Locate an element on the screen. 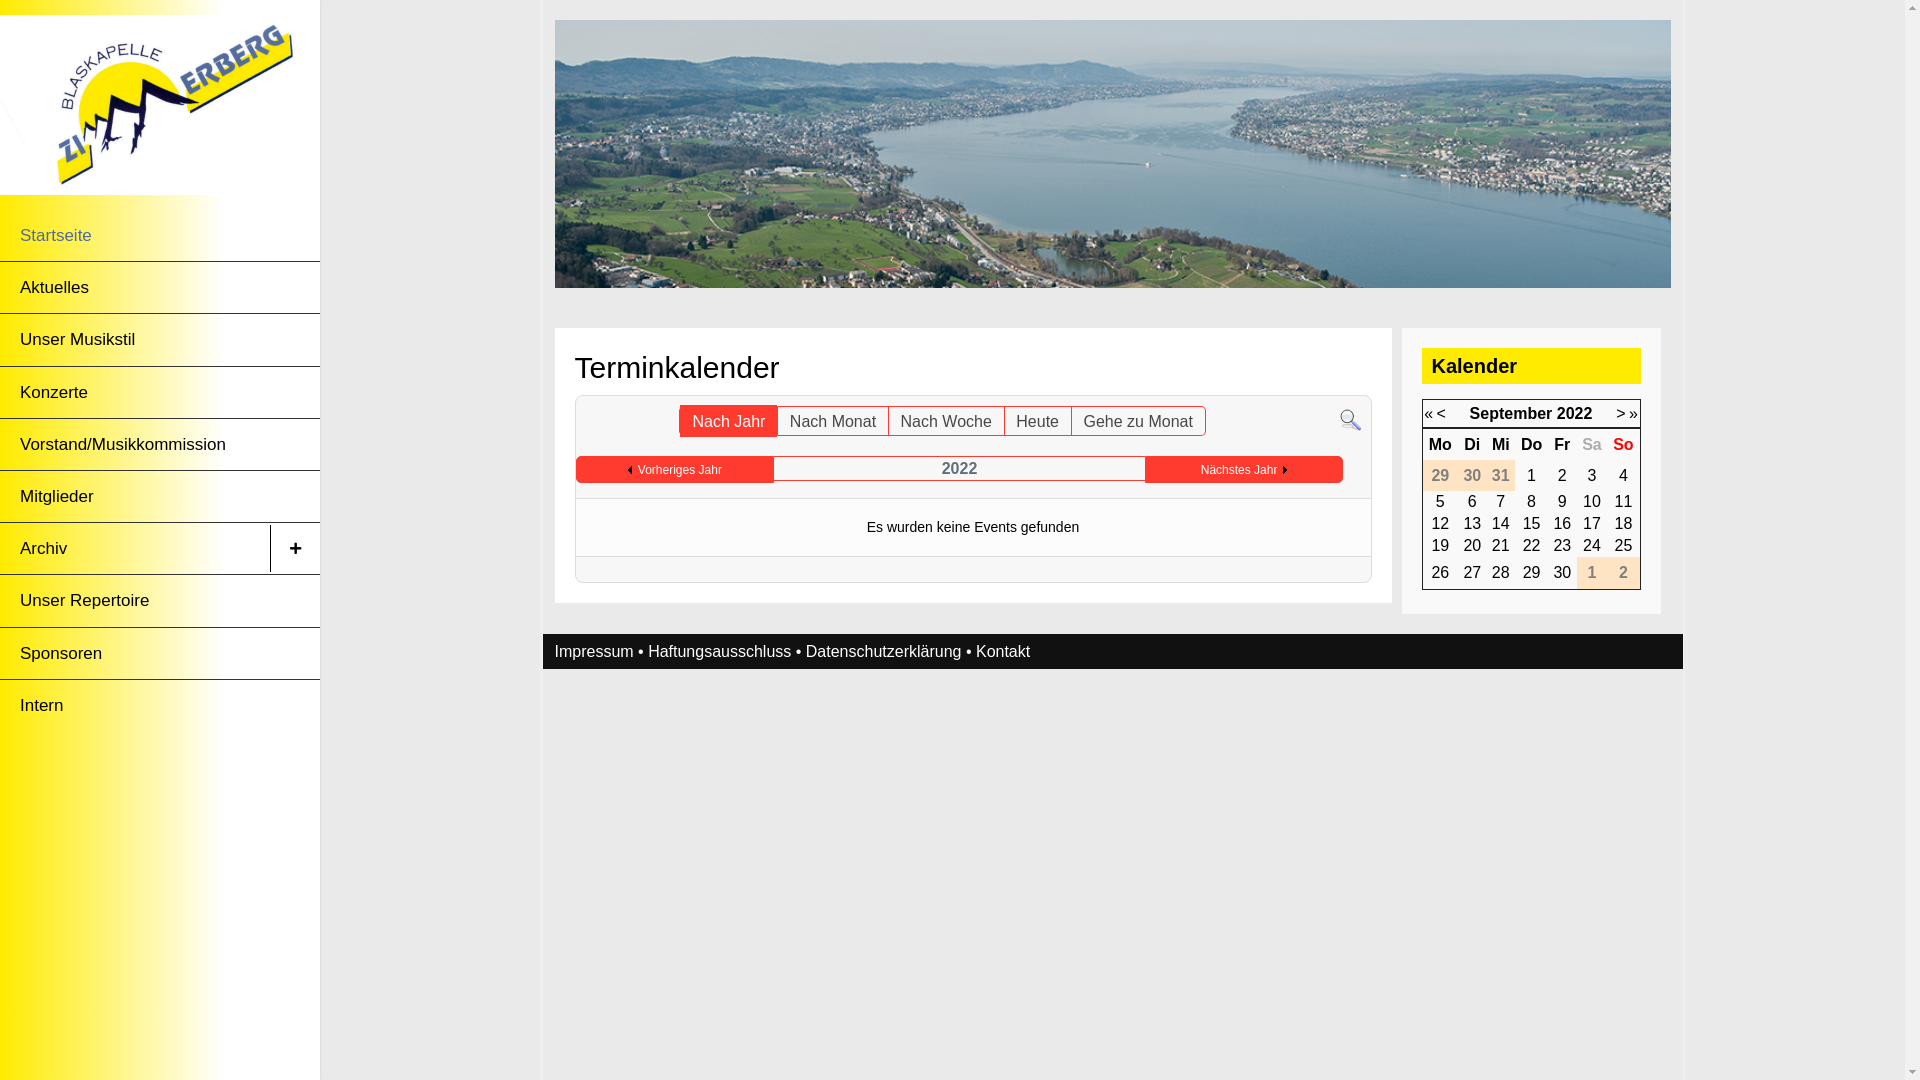 The height and width of the screenshot is (1080, 1920). '14' is located at coordinates (1501, 522).